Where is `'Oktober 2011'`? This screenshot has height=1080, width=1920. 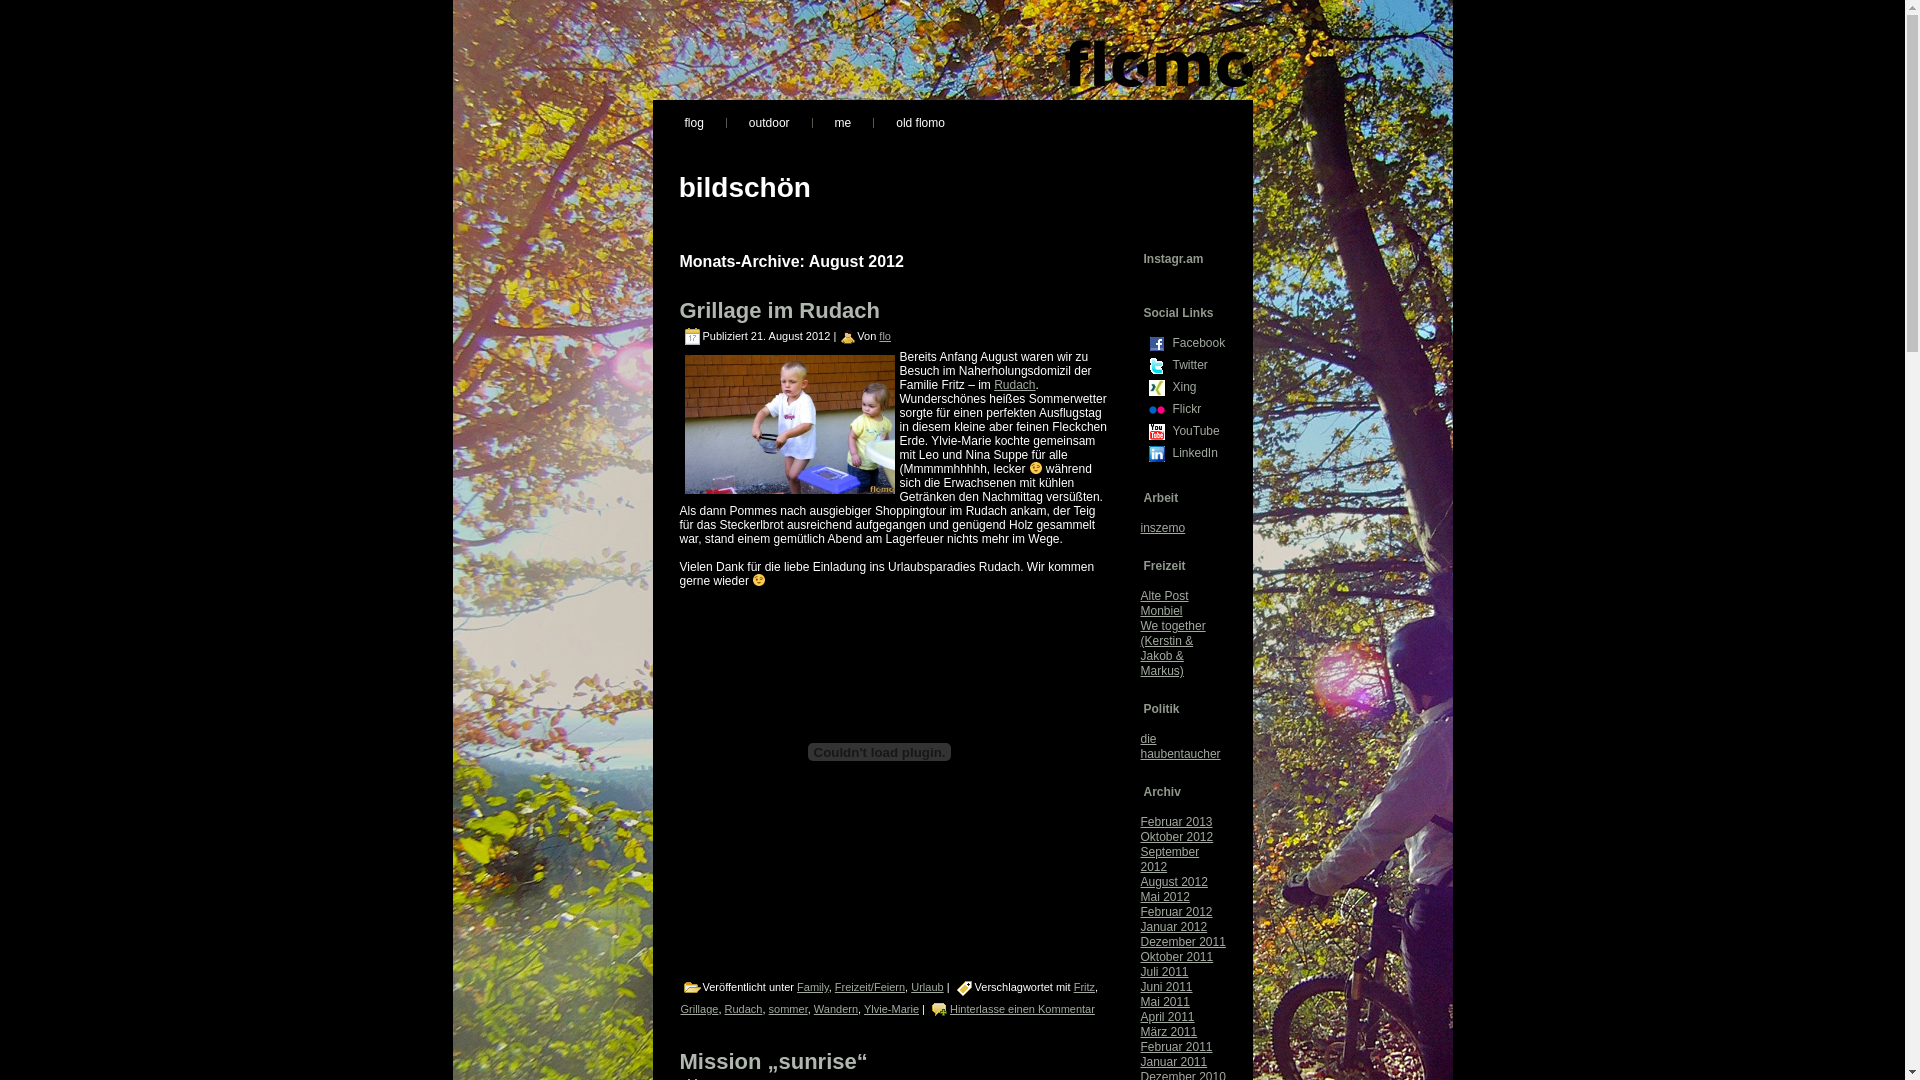
'Oktober 2011' is located at coordinates (1176, 955).